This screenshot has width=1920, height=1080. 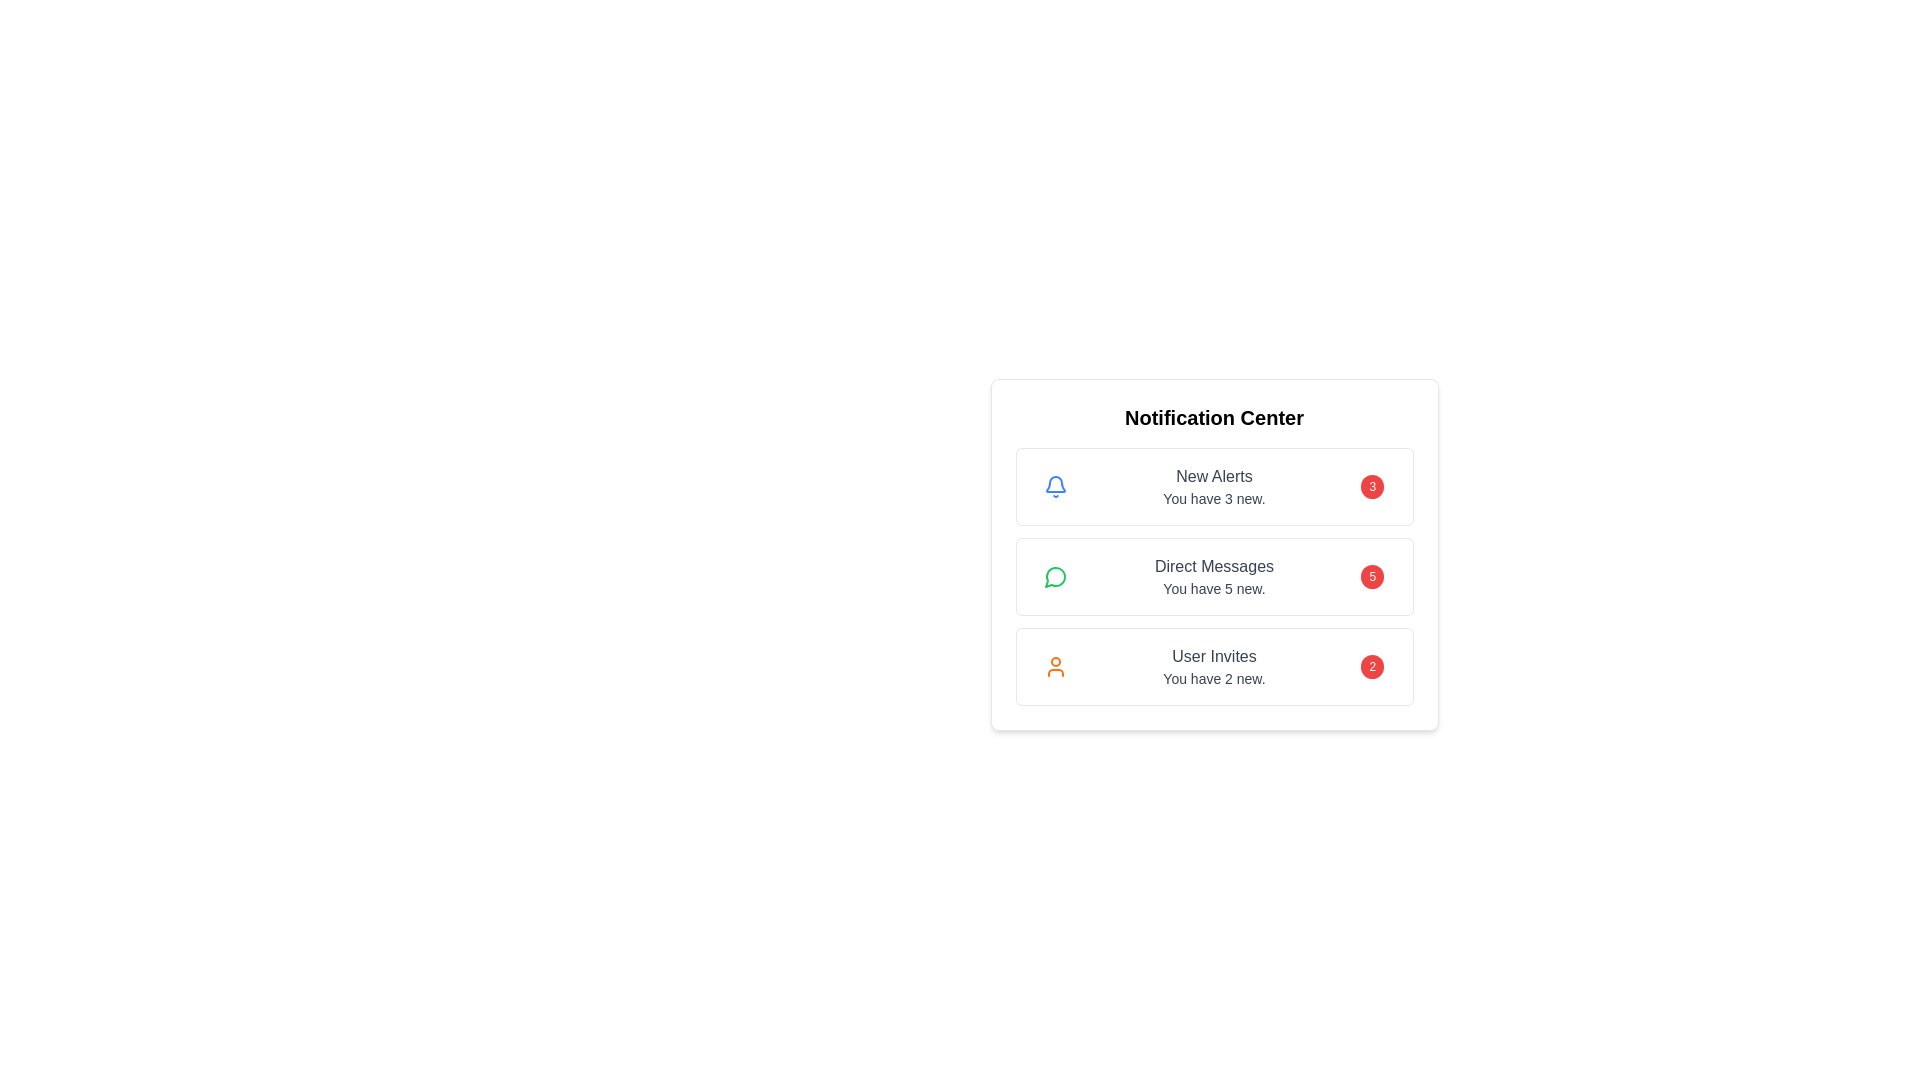 I want to click on the Notification badge displaying the number '5' located in the 'Direct Messages' section of the 'Notification Center', so click(x=1371, y=577).